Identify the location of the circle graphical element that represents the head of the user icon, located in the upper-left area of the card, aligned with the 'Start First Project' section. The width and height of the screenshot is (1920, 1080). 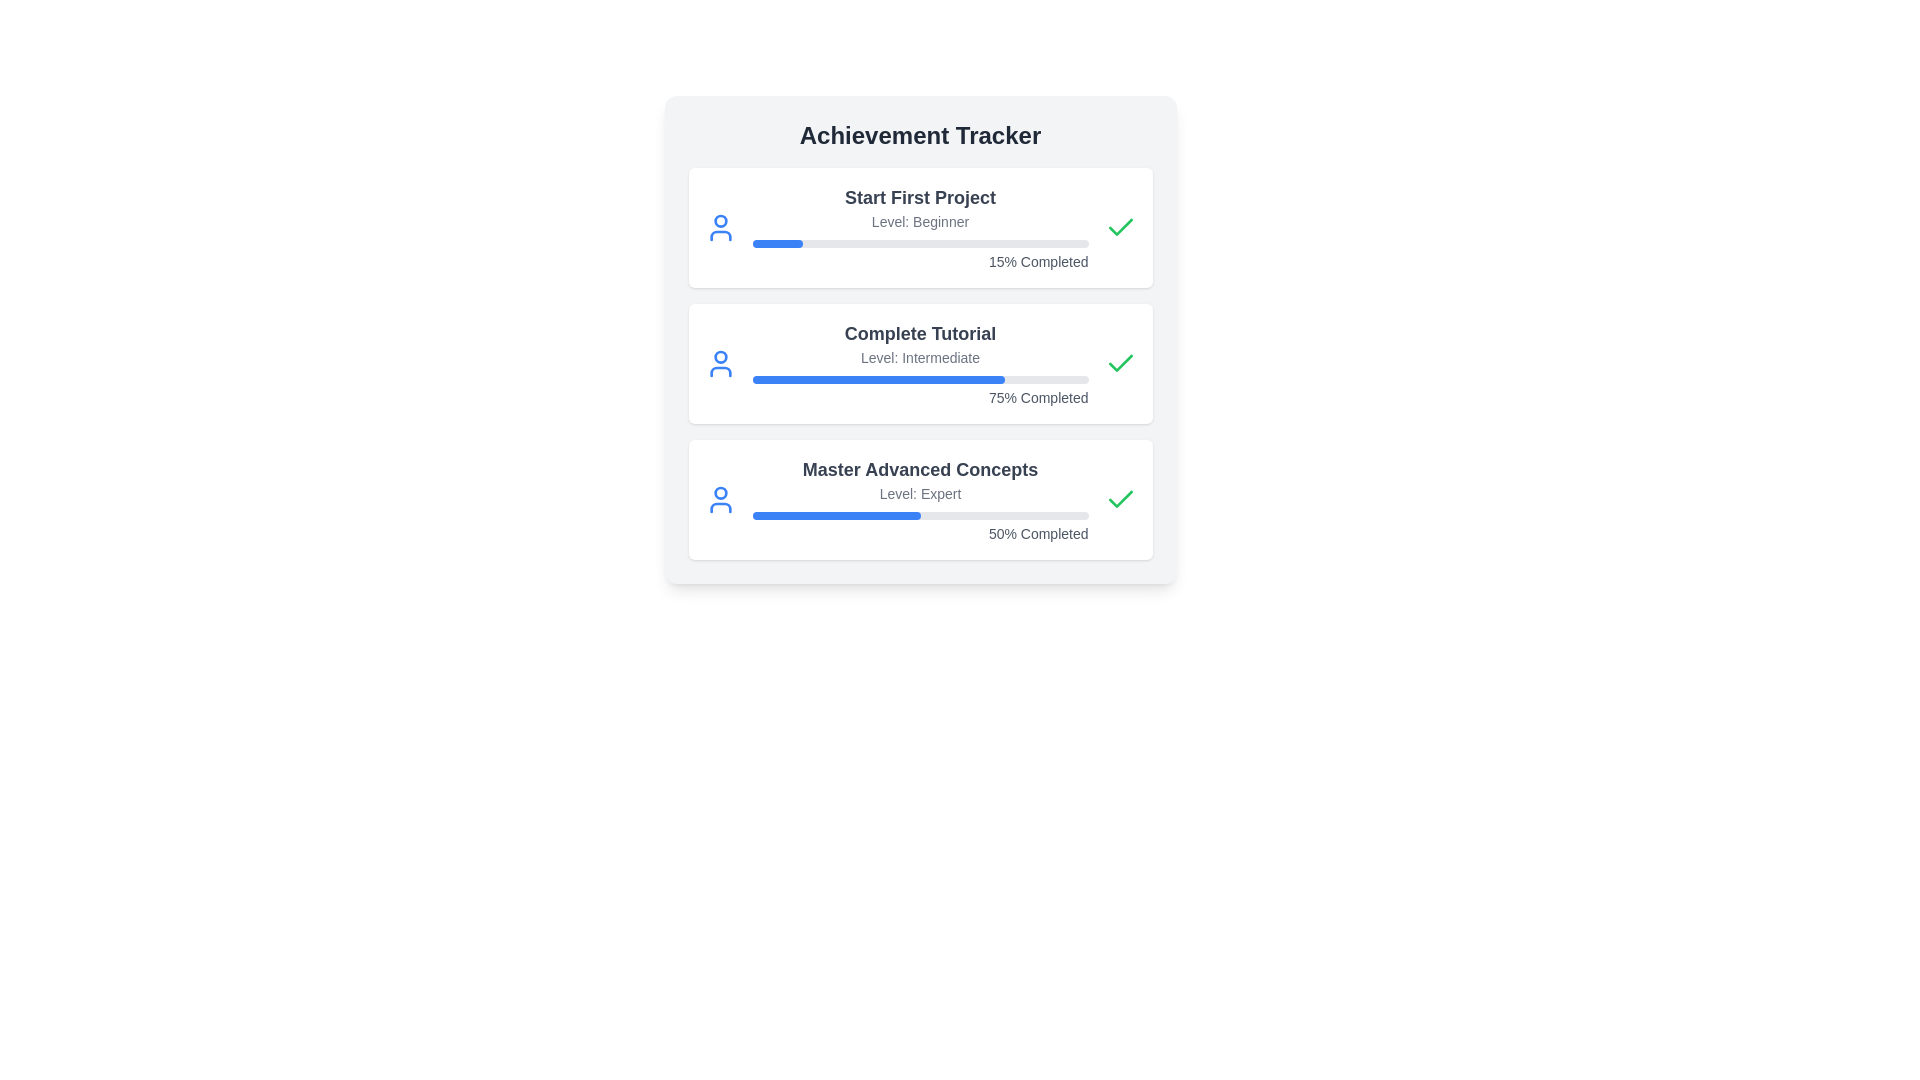
(720, 221).